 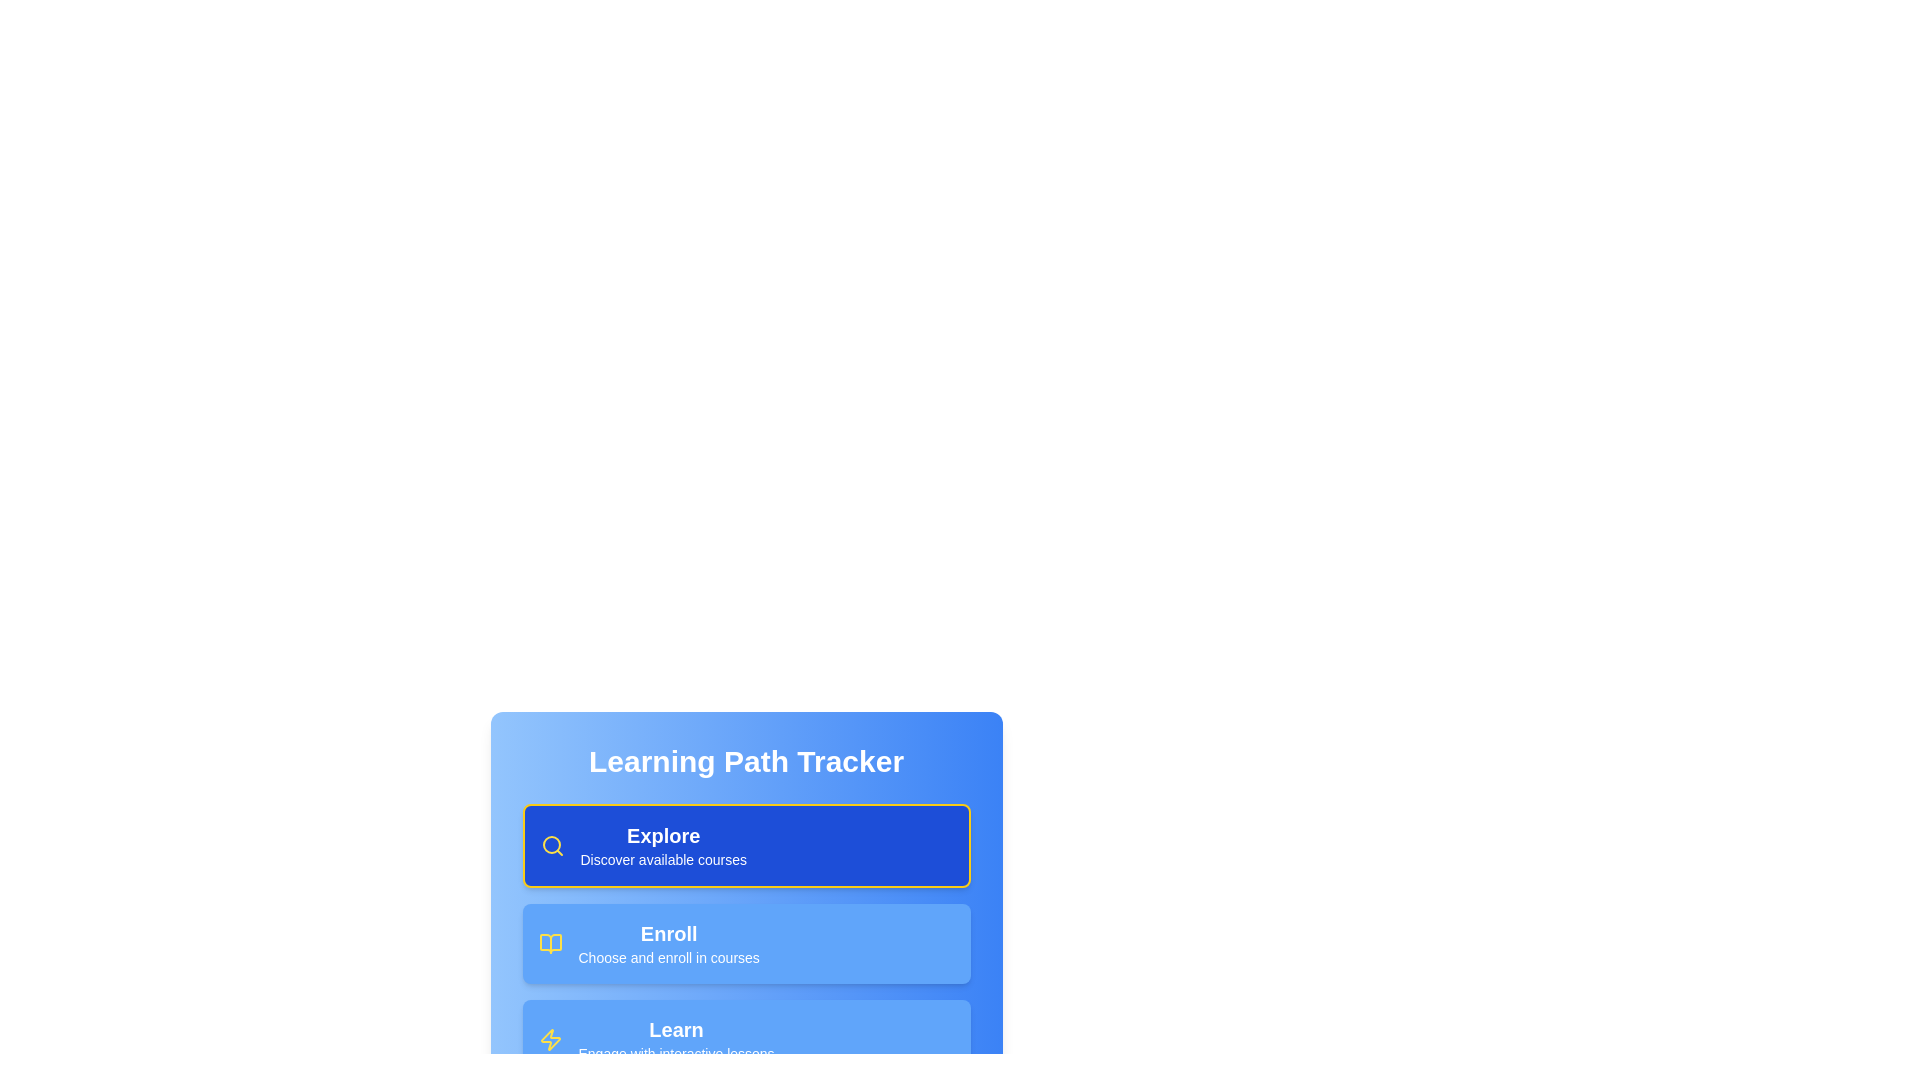 What do you see at coordinates (669, 944) in the screenshot?
I see `the 'Enroll' text block, which is located below the 'Explore' section and above the 'Learn' section in a vertically stacked list` at bounding box center [669, 944].